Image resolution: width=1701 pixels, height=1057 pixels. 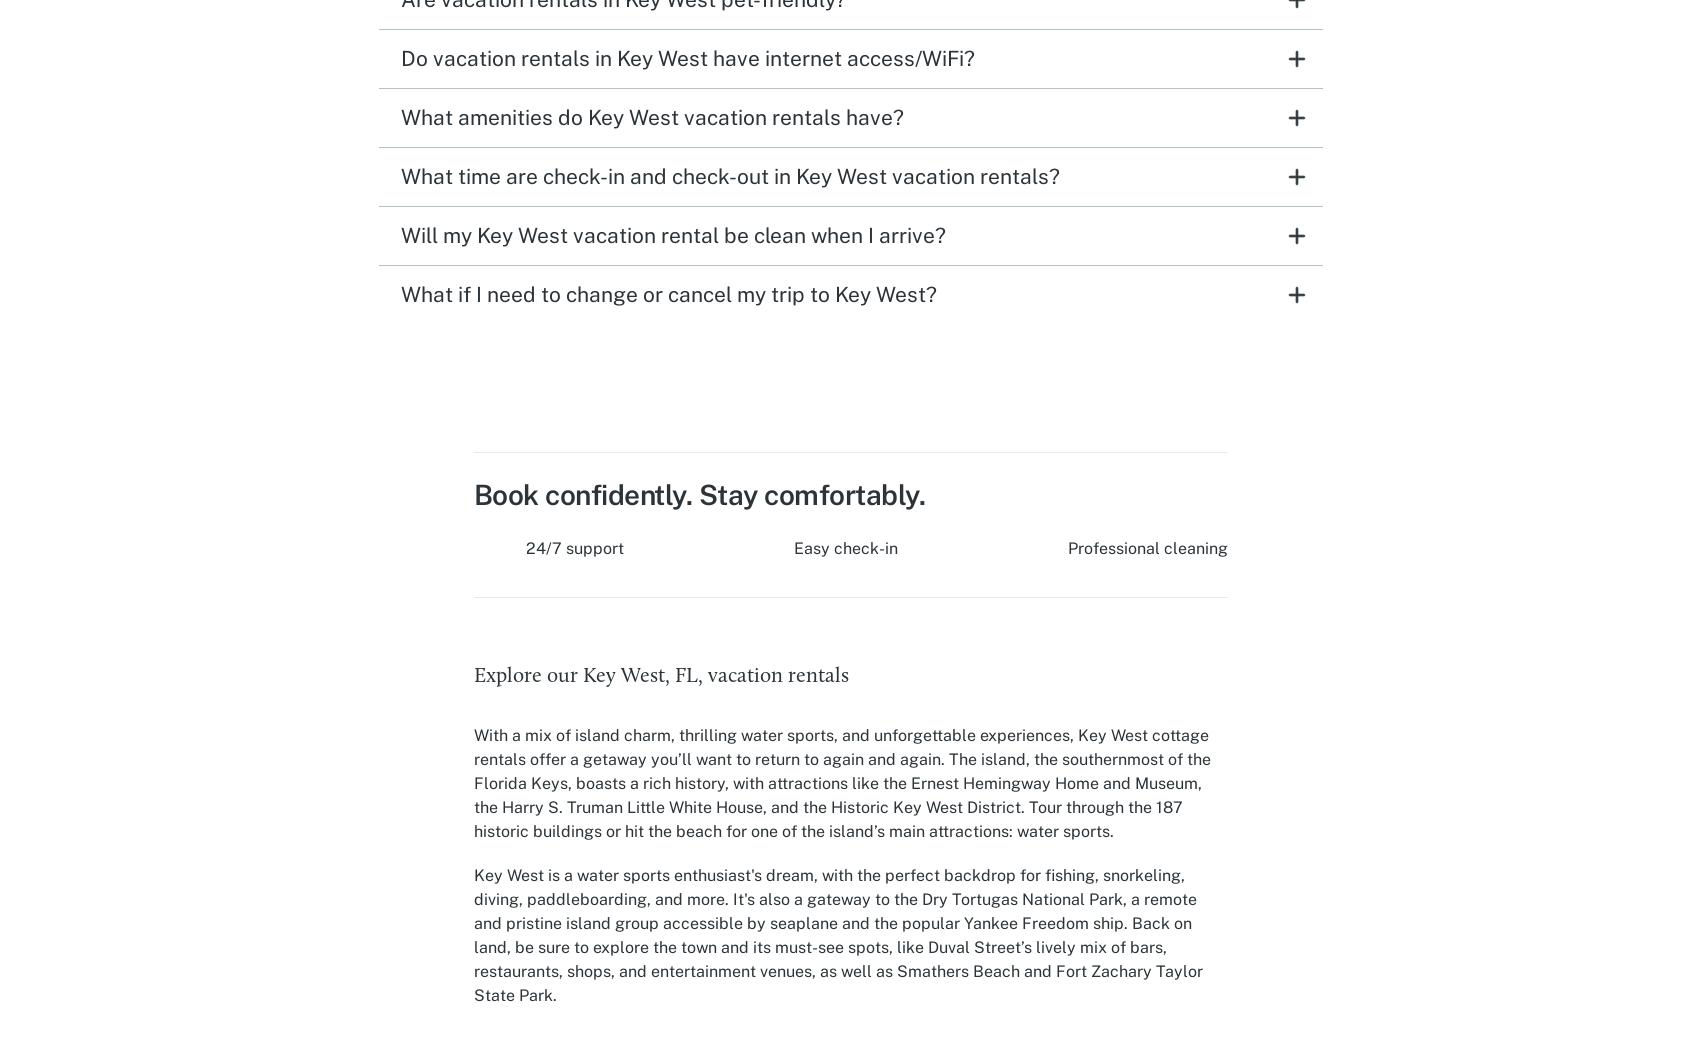 I want to click on 'What time are check-in and check-out in Key West vacation rentals?', so click(x=729, y=175).